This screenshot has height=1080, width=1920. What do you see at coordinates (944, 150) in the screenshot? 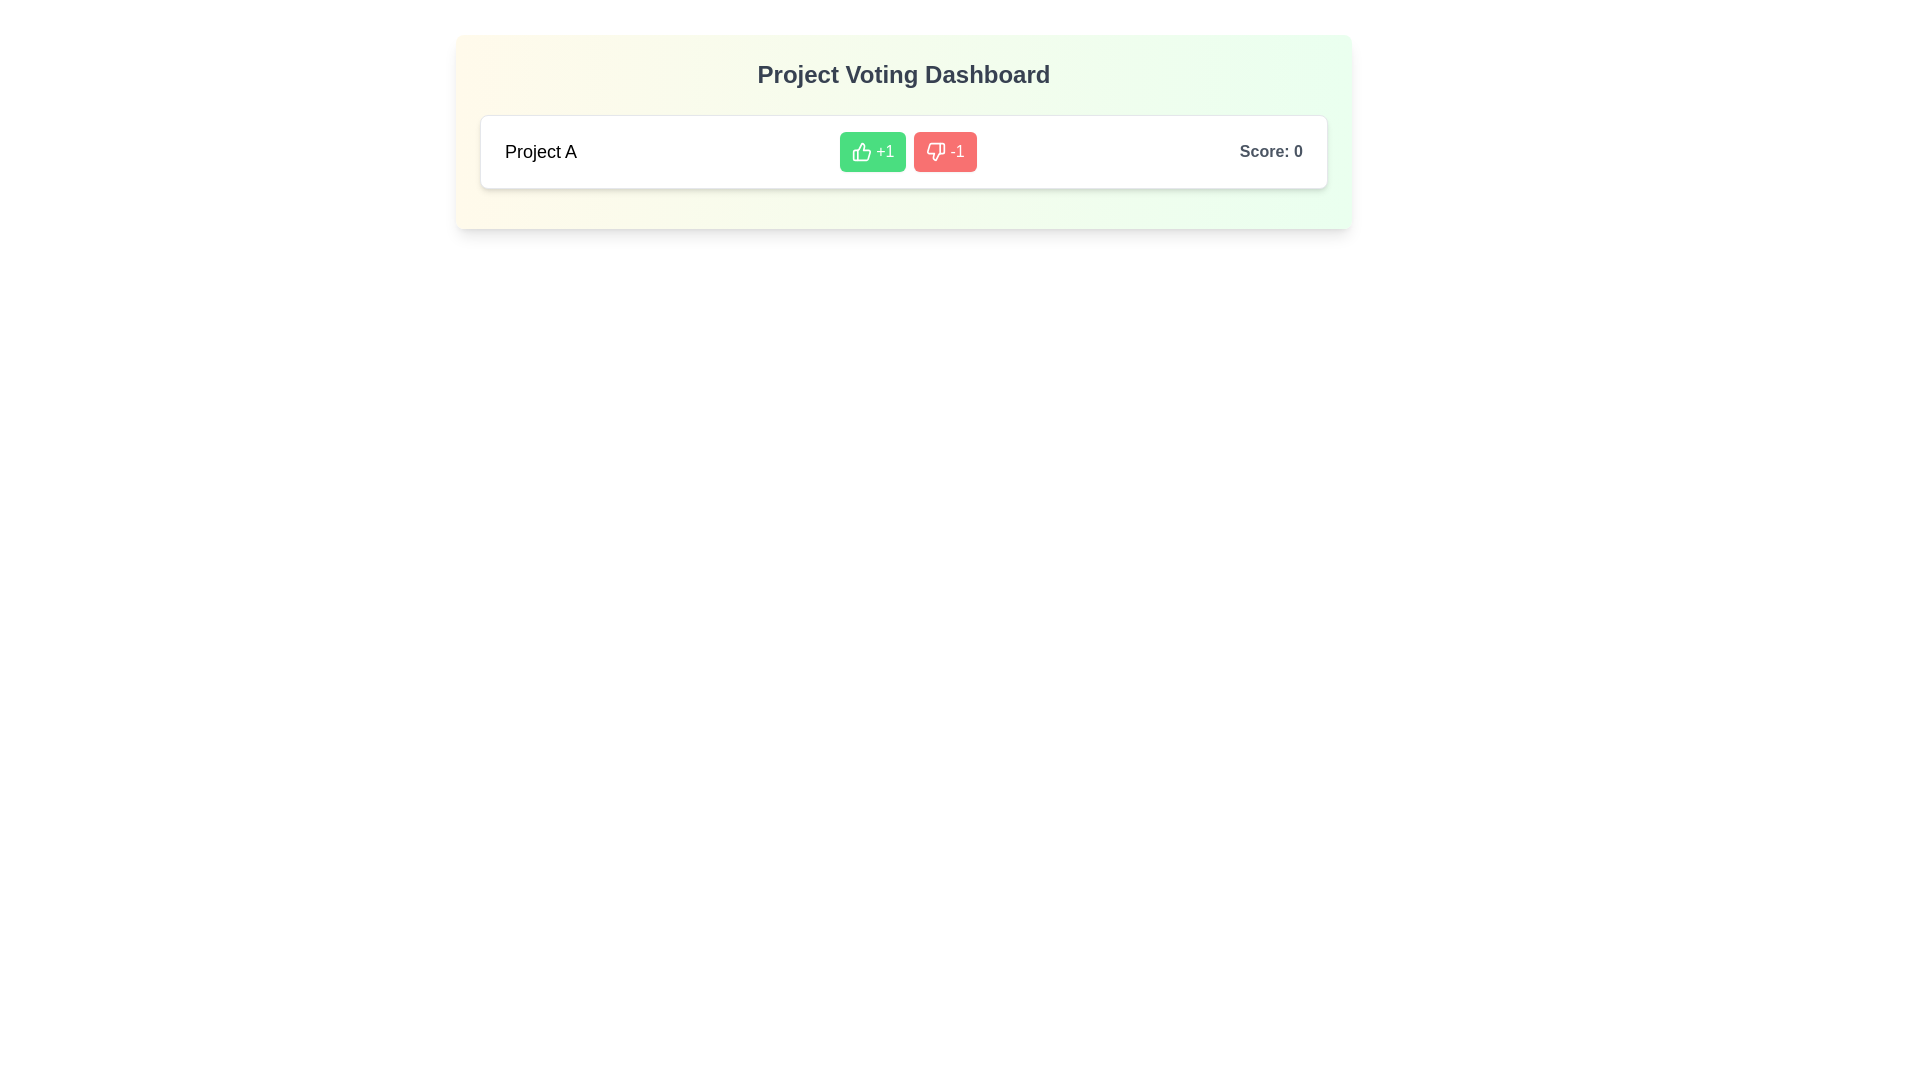
I see `'-1' button to decrease the vote score for the project` at bounding box center [944, 150].